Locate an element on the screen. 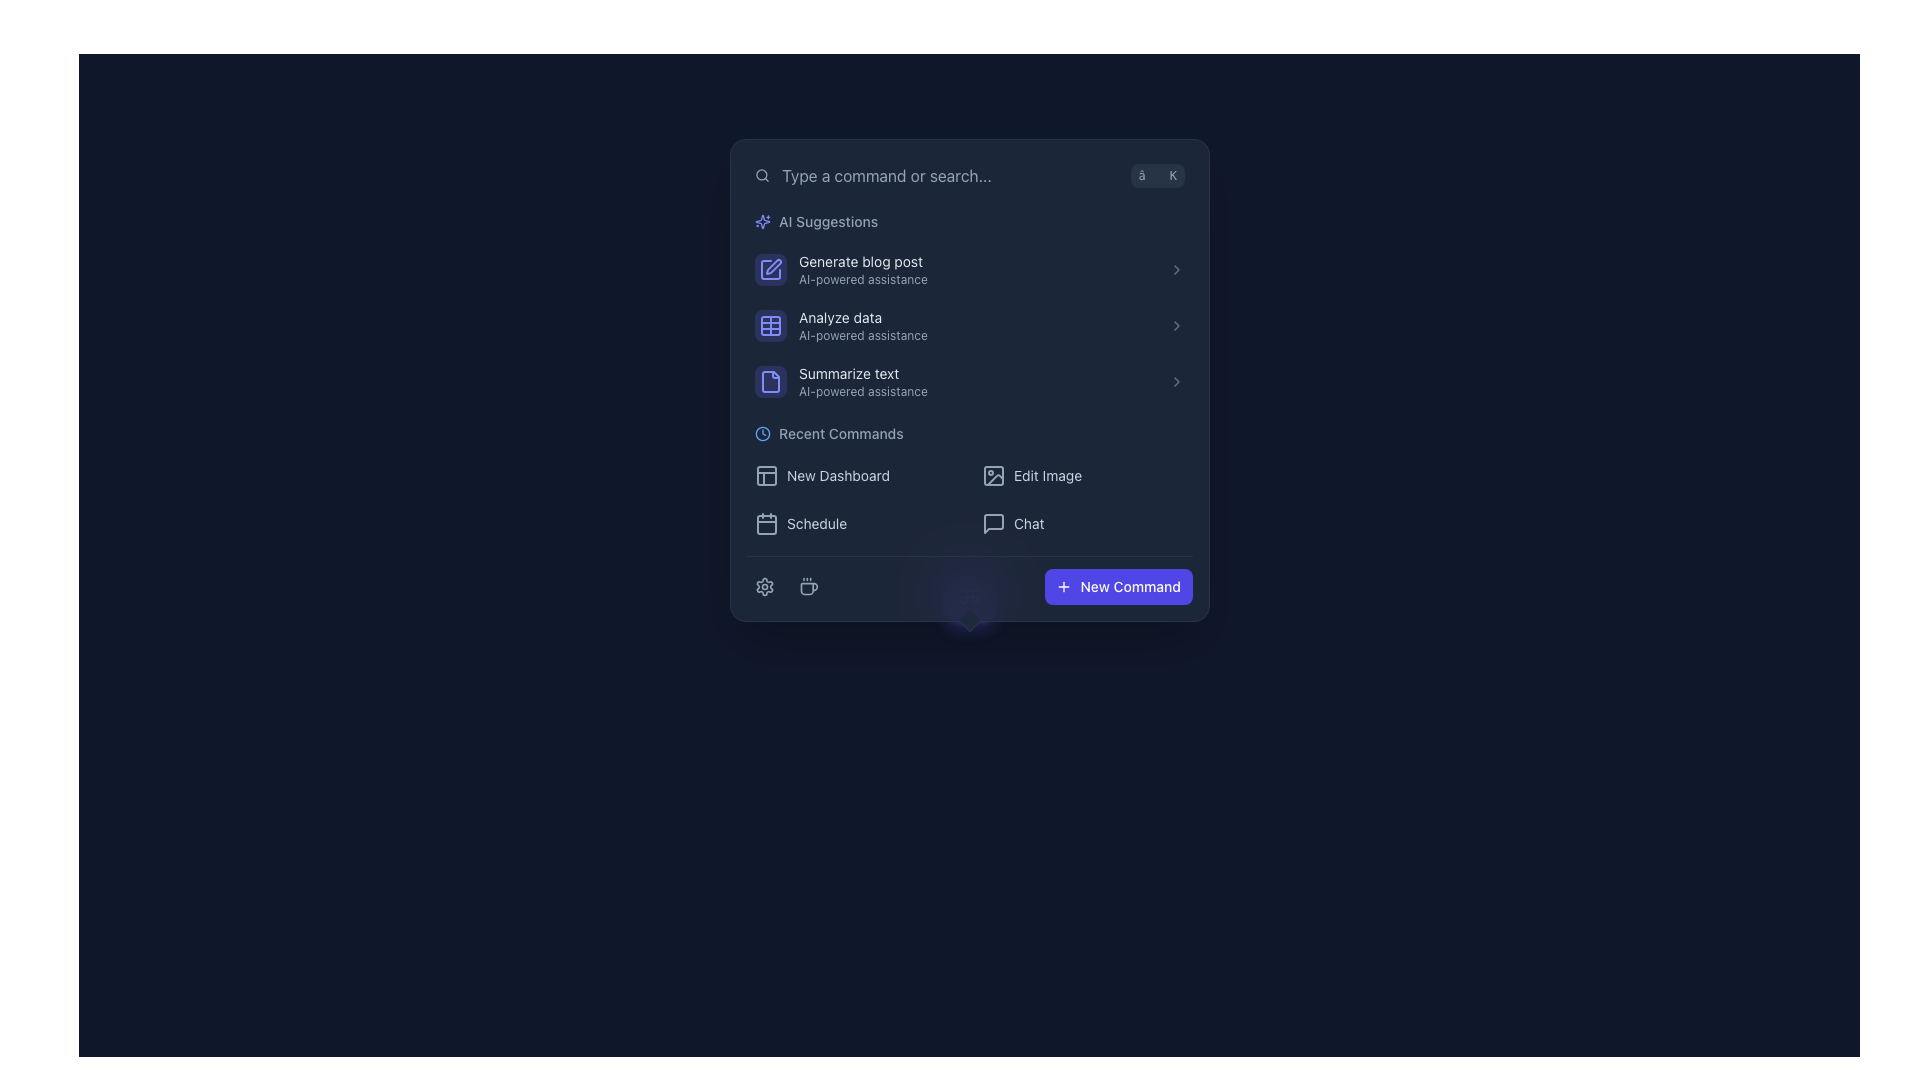 Image resolution: width=1920 pixels, height=1080 pixels. the leftmost button (icon-based) located near the bottom-left corner of the visible modal interface is located at coordinates (763, 585).